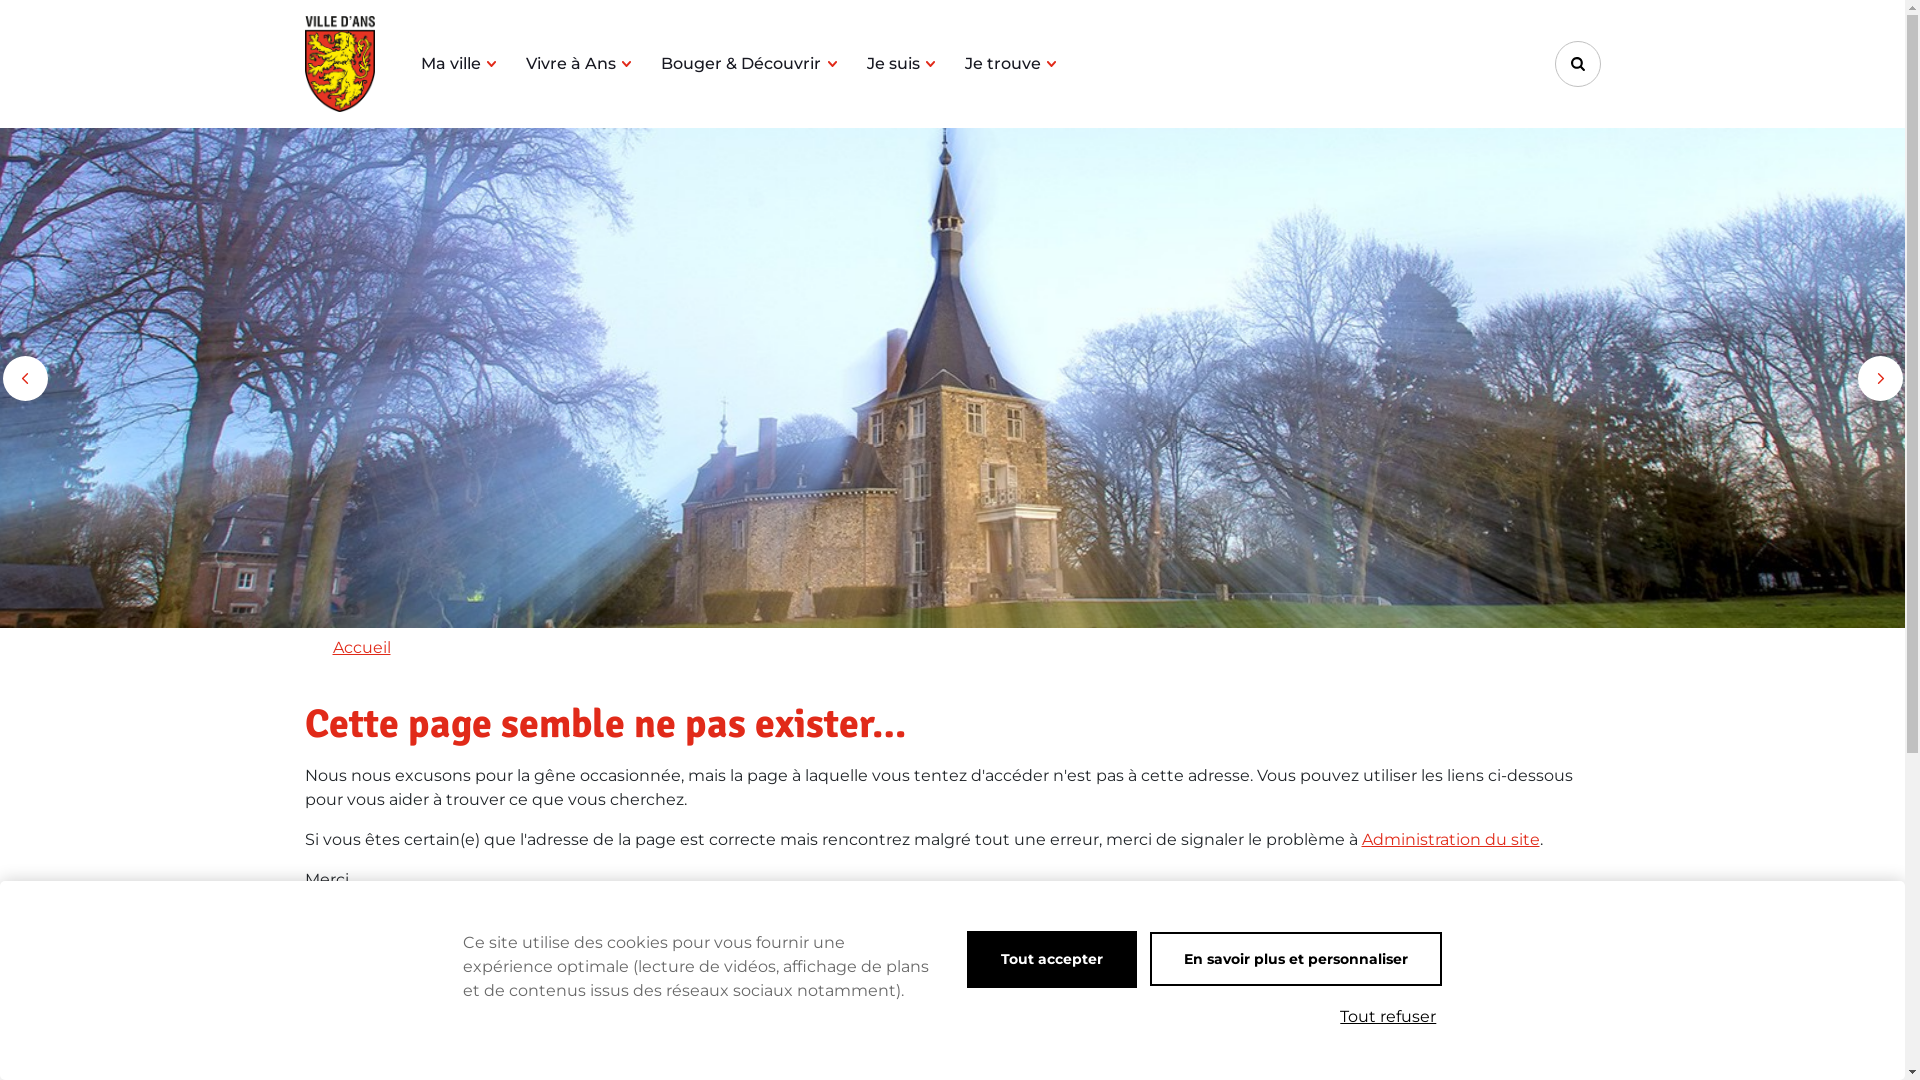 This screenshot has height=1080, width=1920. I want to click on 'Administration du site', so click(1361, 839).